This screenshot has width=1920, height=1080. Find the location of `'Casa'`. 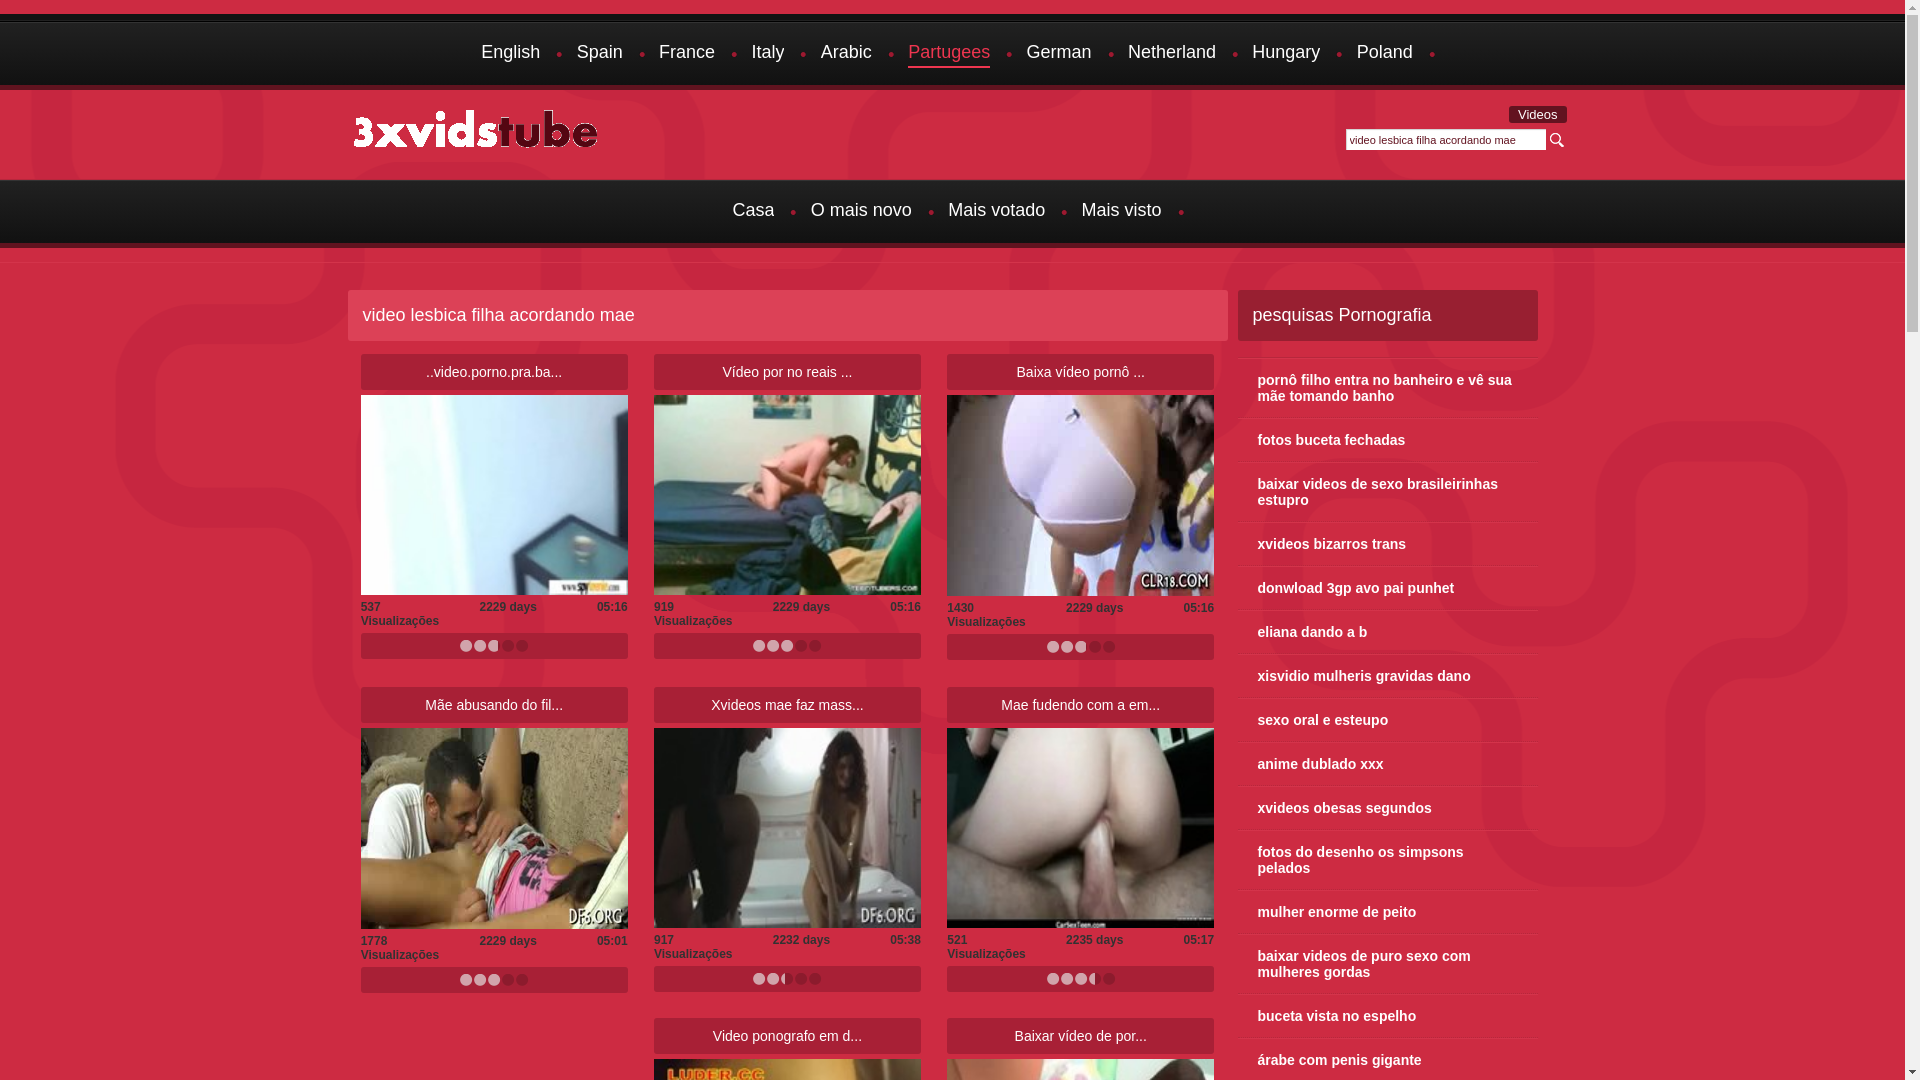

'Casa' is located at coordinates (752, 212).